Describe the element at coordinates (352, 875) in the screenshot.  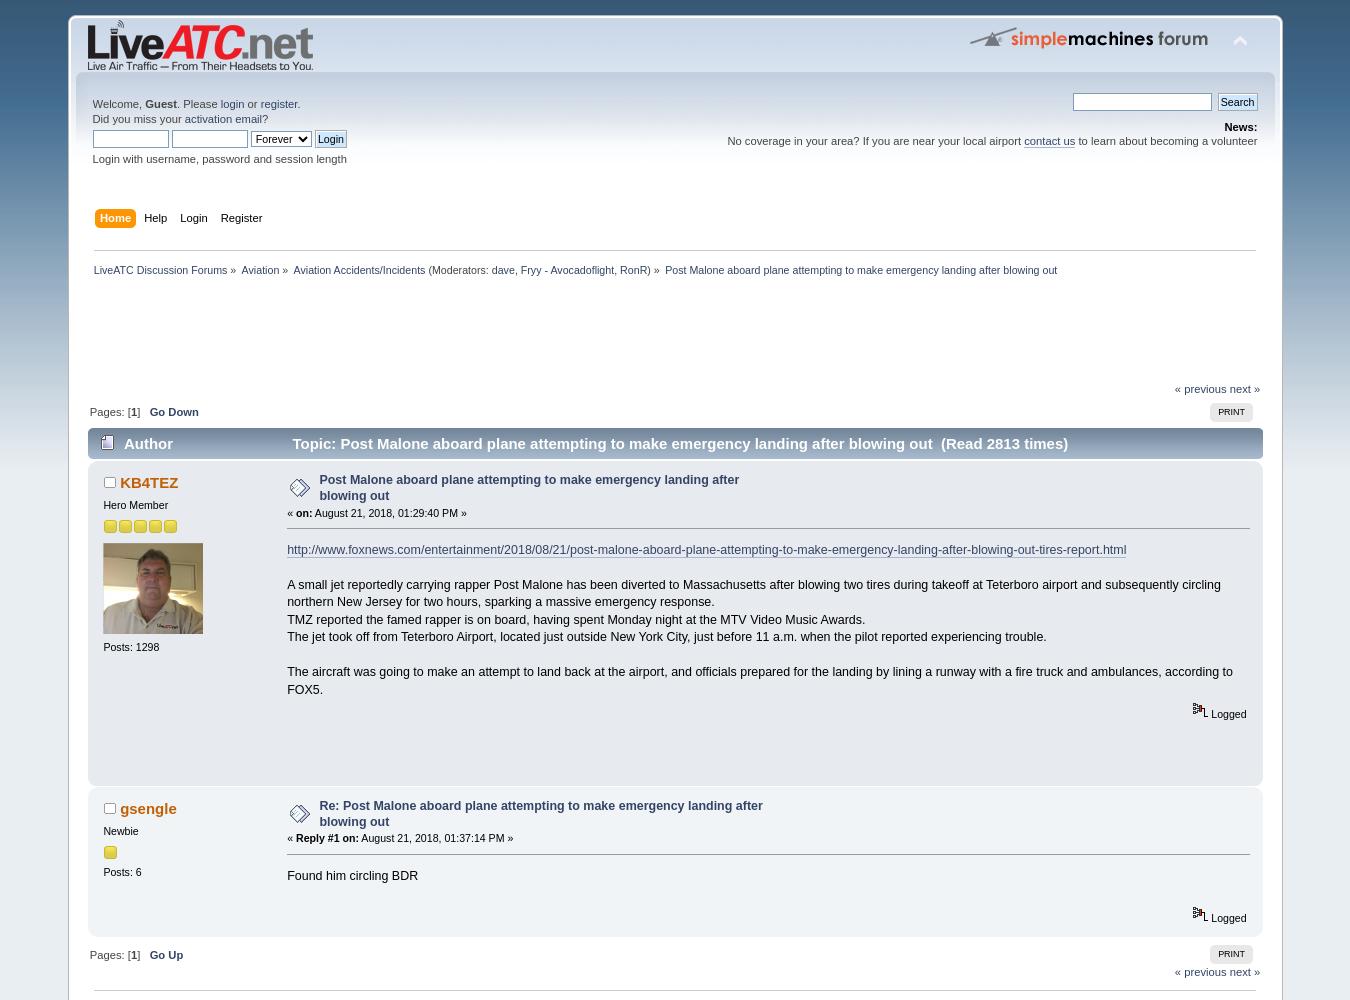
I see `'Found him circling BDR'` at that location.